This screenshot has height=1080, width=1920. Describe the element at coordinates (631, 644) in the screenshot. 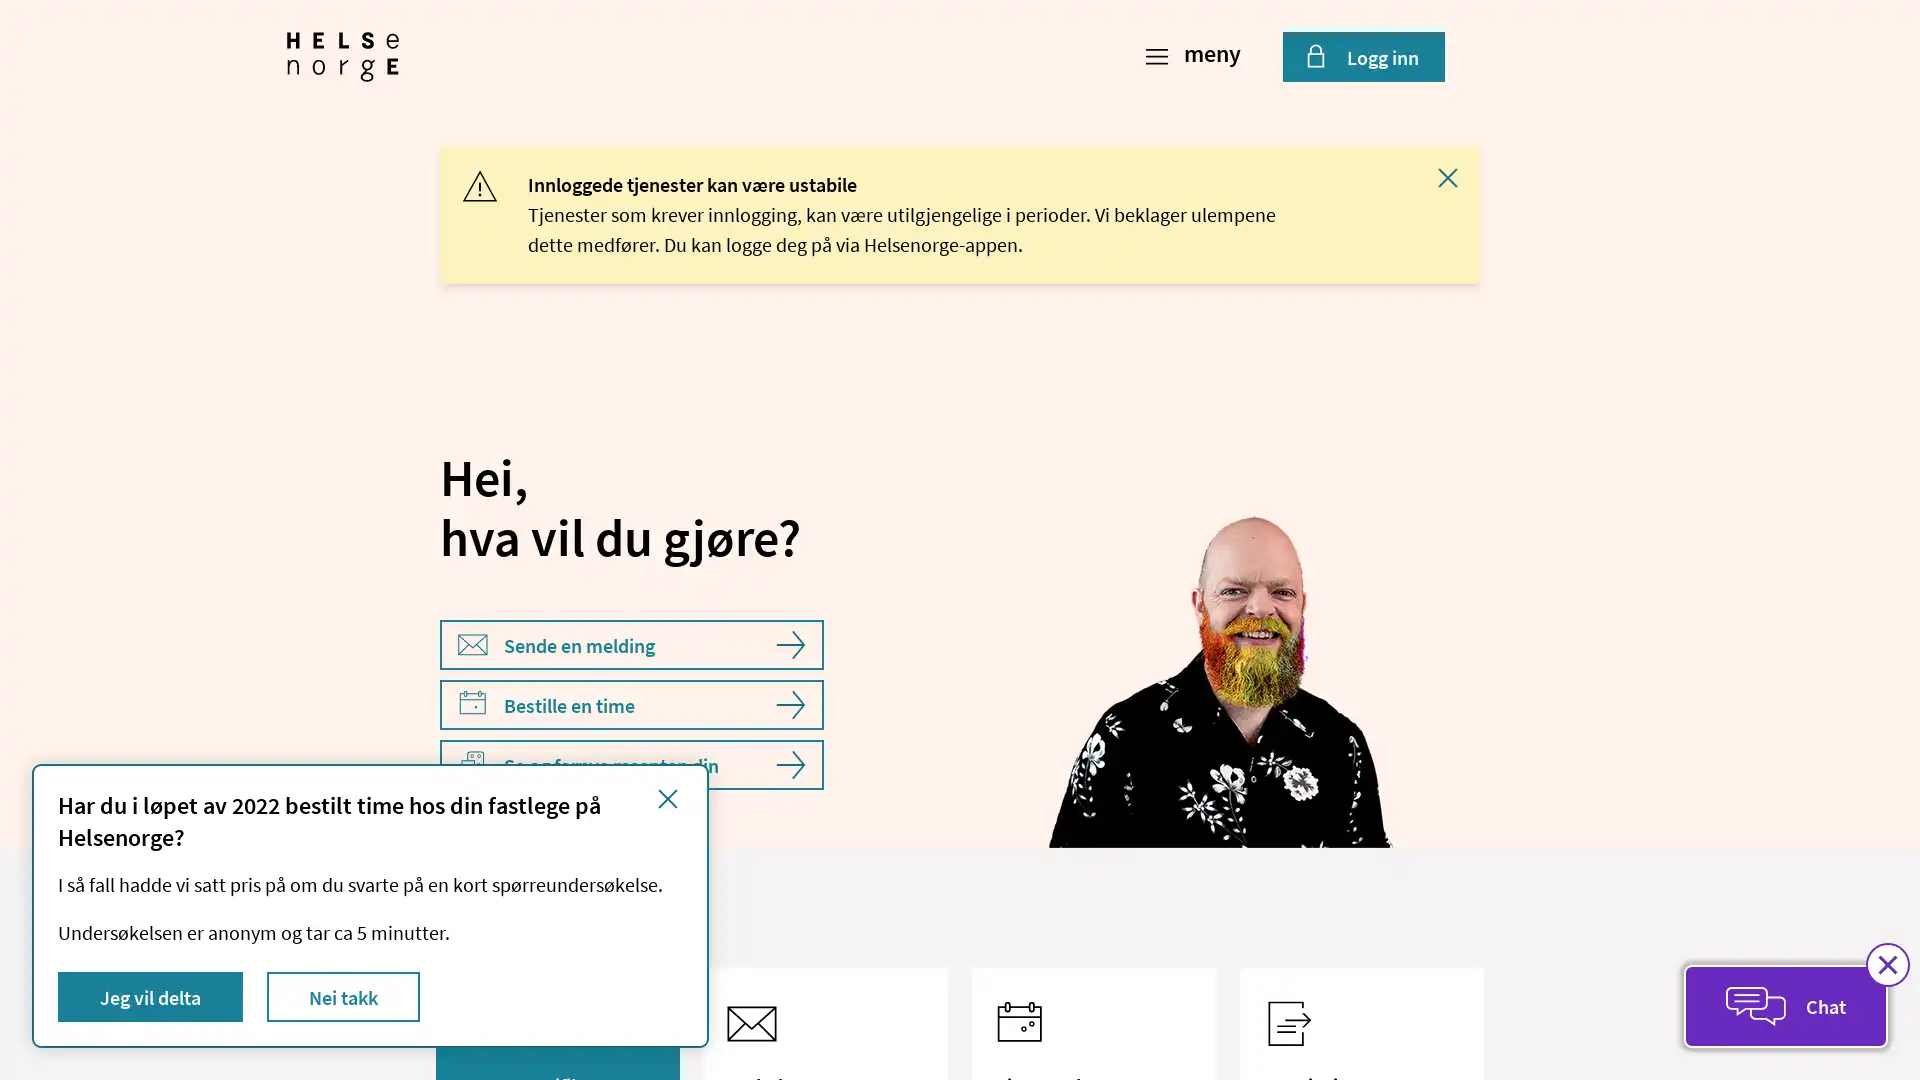

I see `Sende en melding` at that location.